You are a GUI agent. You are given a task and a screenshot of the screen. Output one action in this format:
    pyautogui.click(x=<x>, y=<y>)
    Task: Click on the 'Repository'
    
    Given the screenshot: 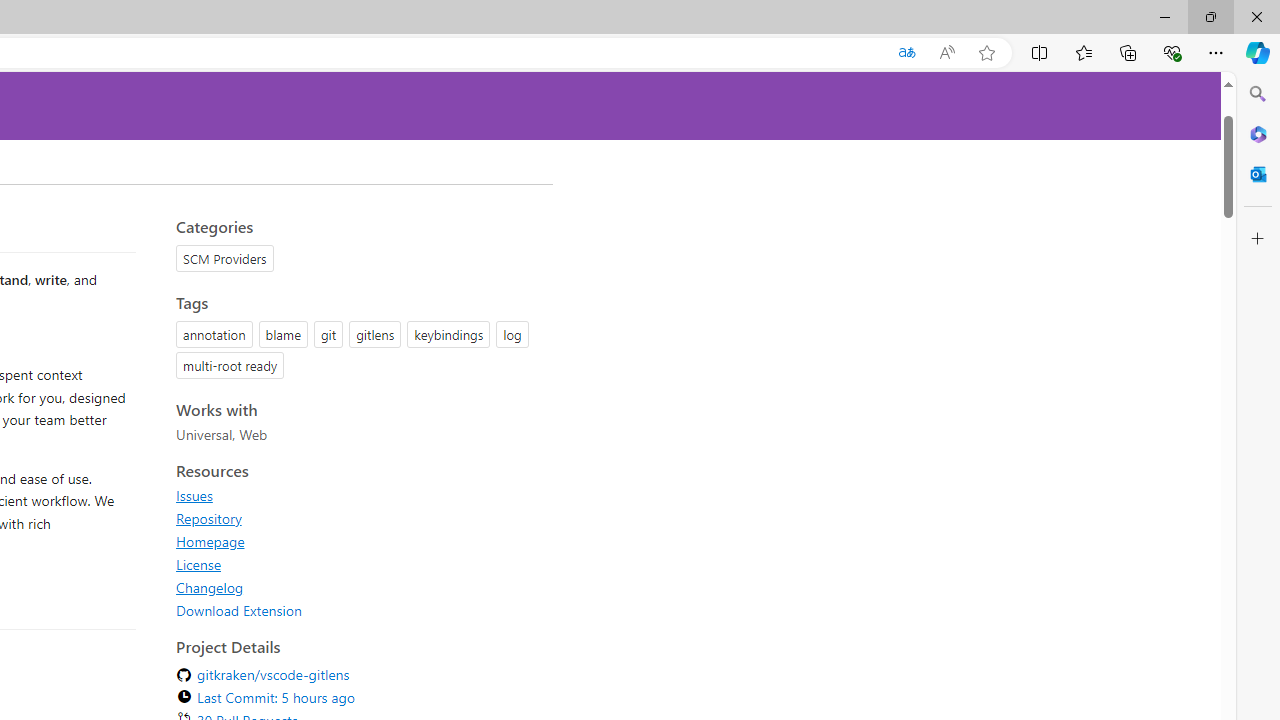 What is the action you would take?
    pyautogui.click(x=209, y=517)
    